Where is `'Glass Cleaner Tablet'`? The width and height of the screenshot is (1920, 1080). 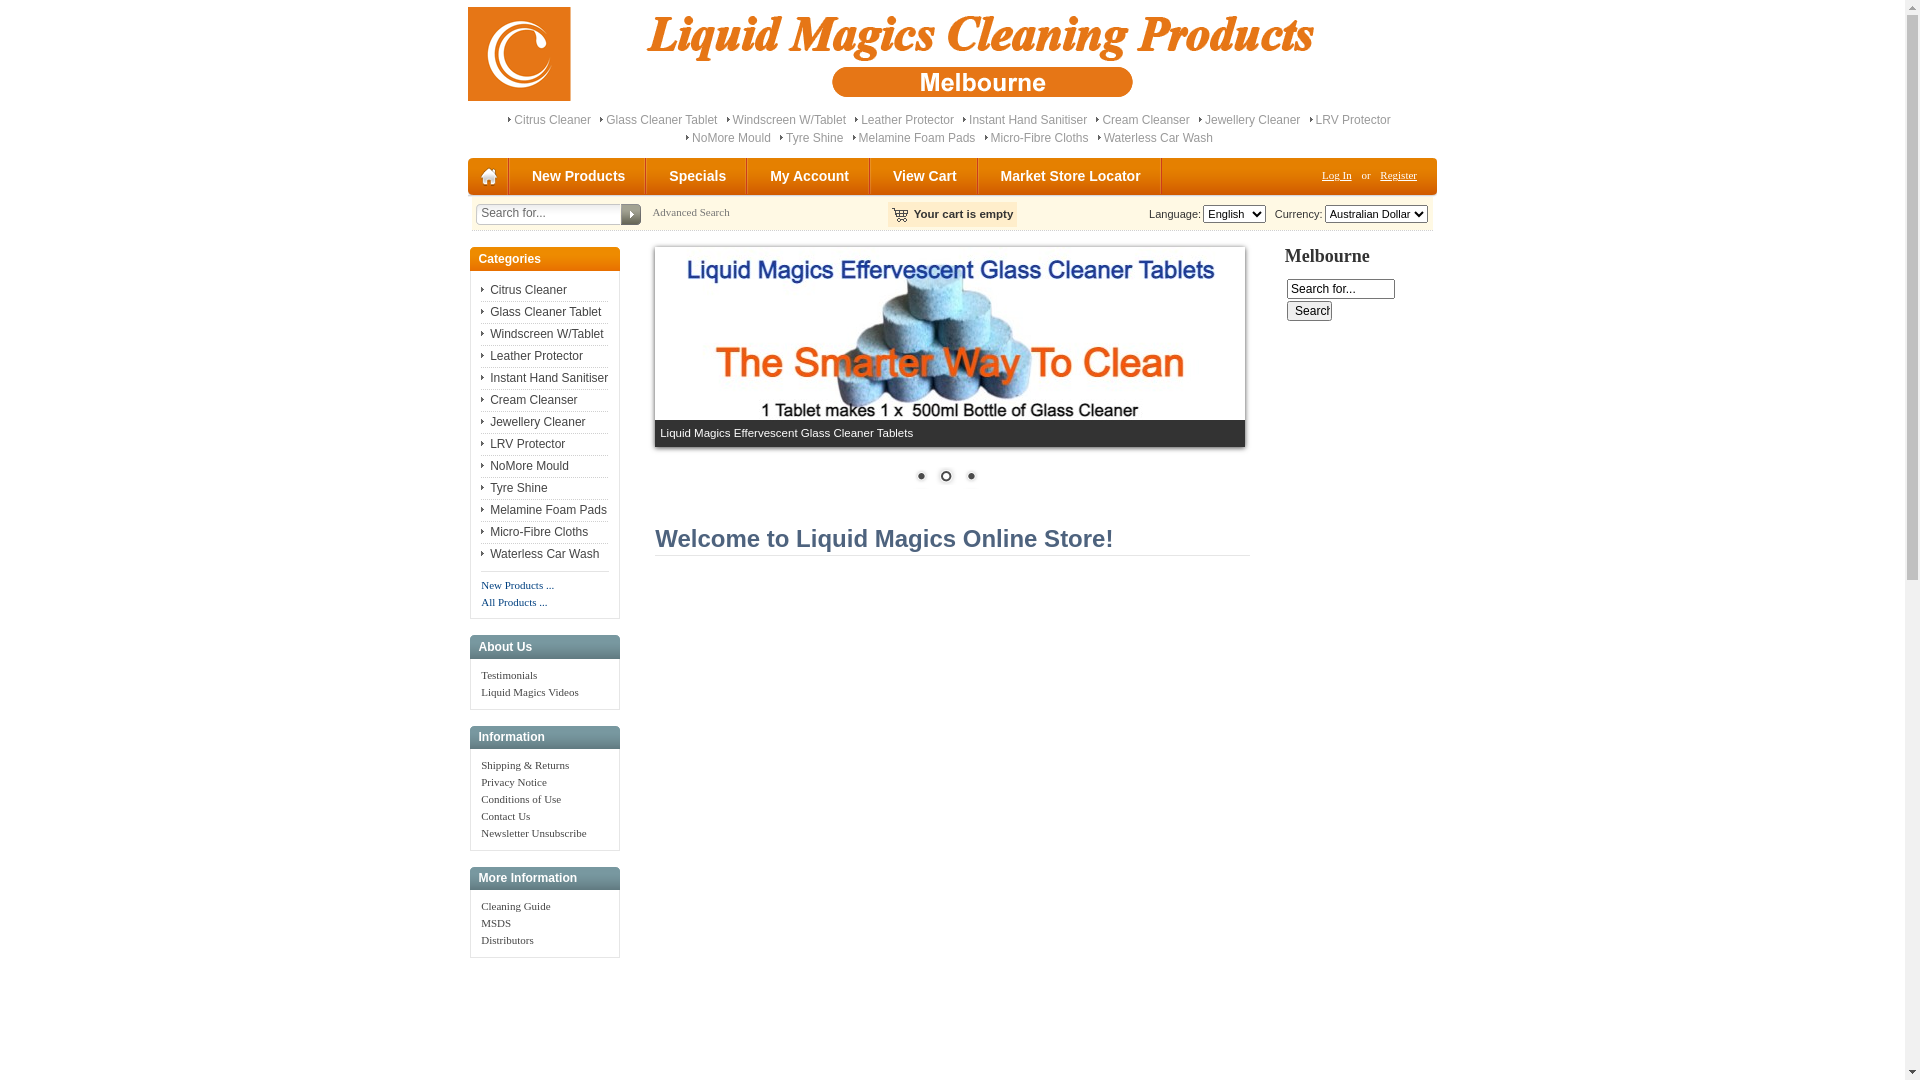
'Glass Cleaner Tablet' is located at coordinates (661, 119).